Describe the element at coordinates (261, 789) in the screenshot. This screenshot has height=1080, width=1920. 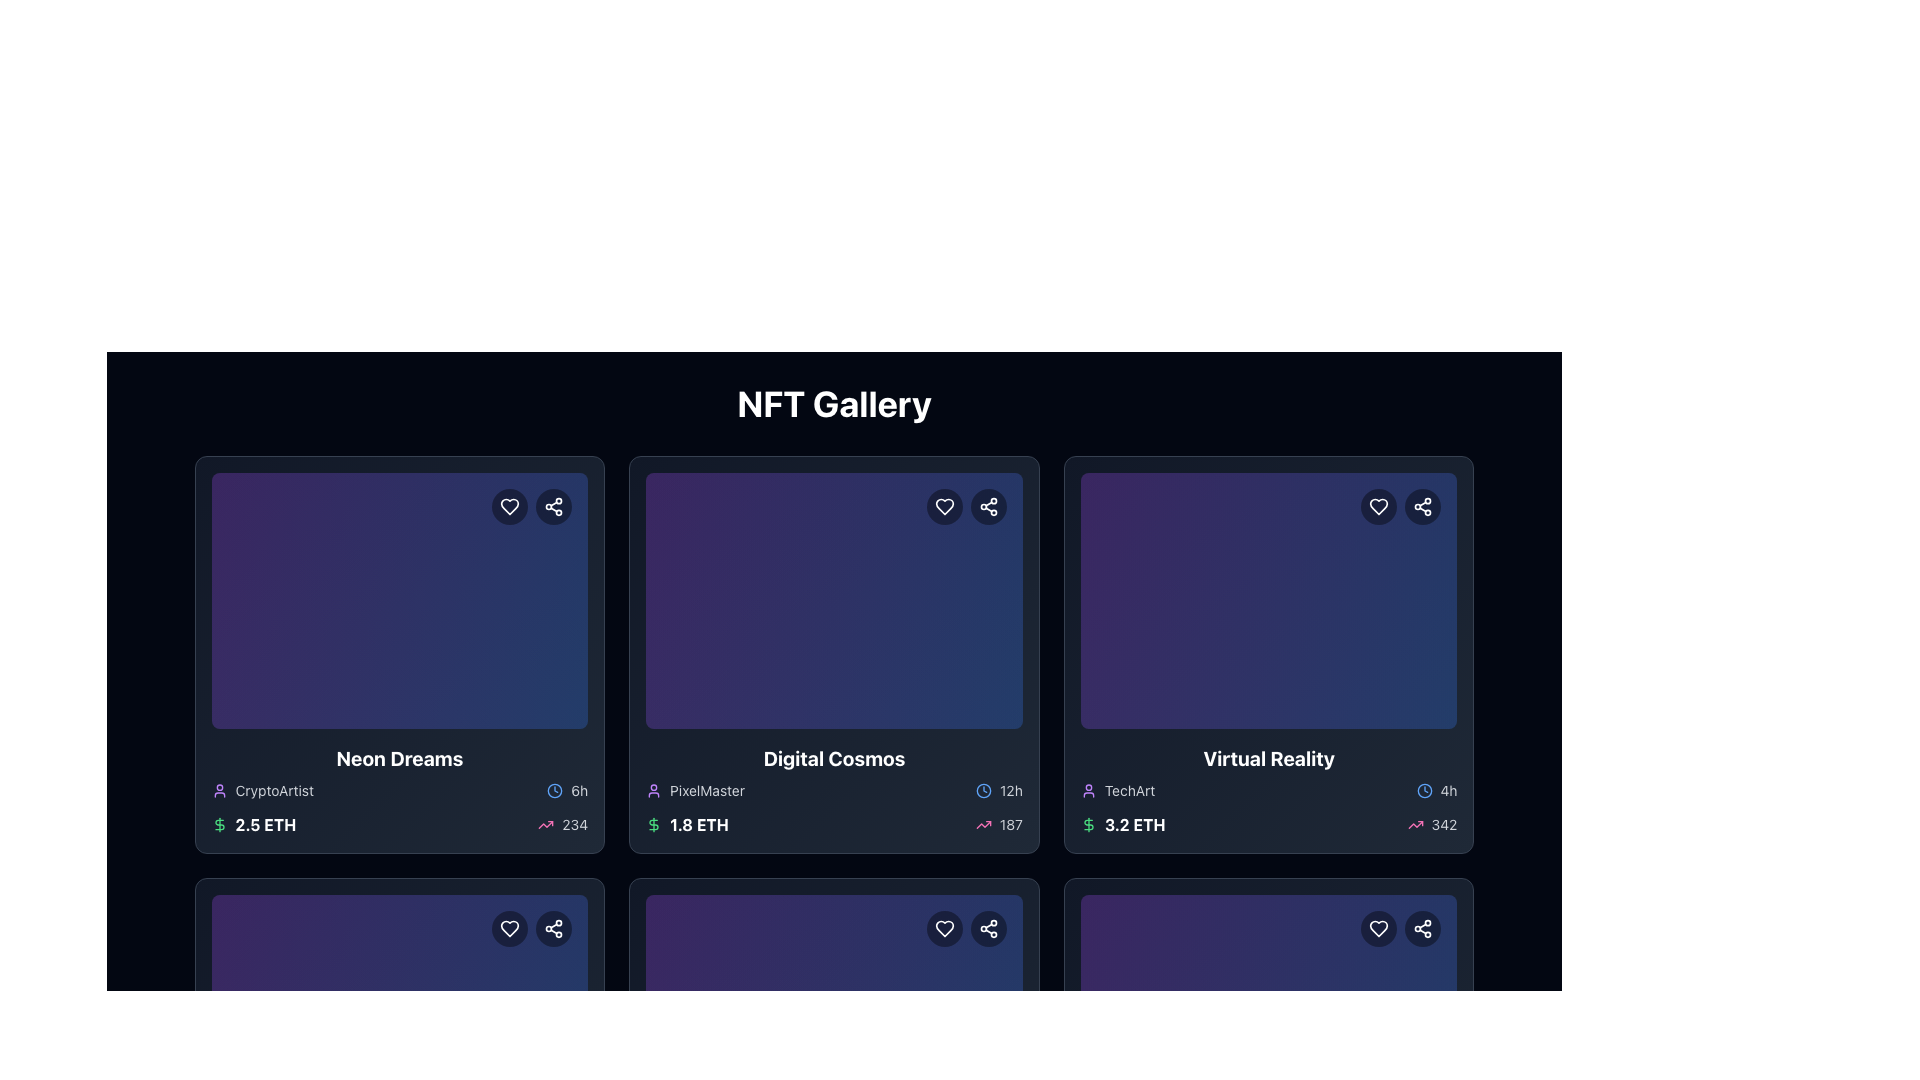
I see `the text label 'CryptoArtist' which is styled with a small purple user icon to its left, located in the bottom-left corner of the NFT card` at that location.